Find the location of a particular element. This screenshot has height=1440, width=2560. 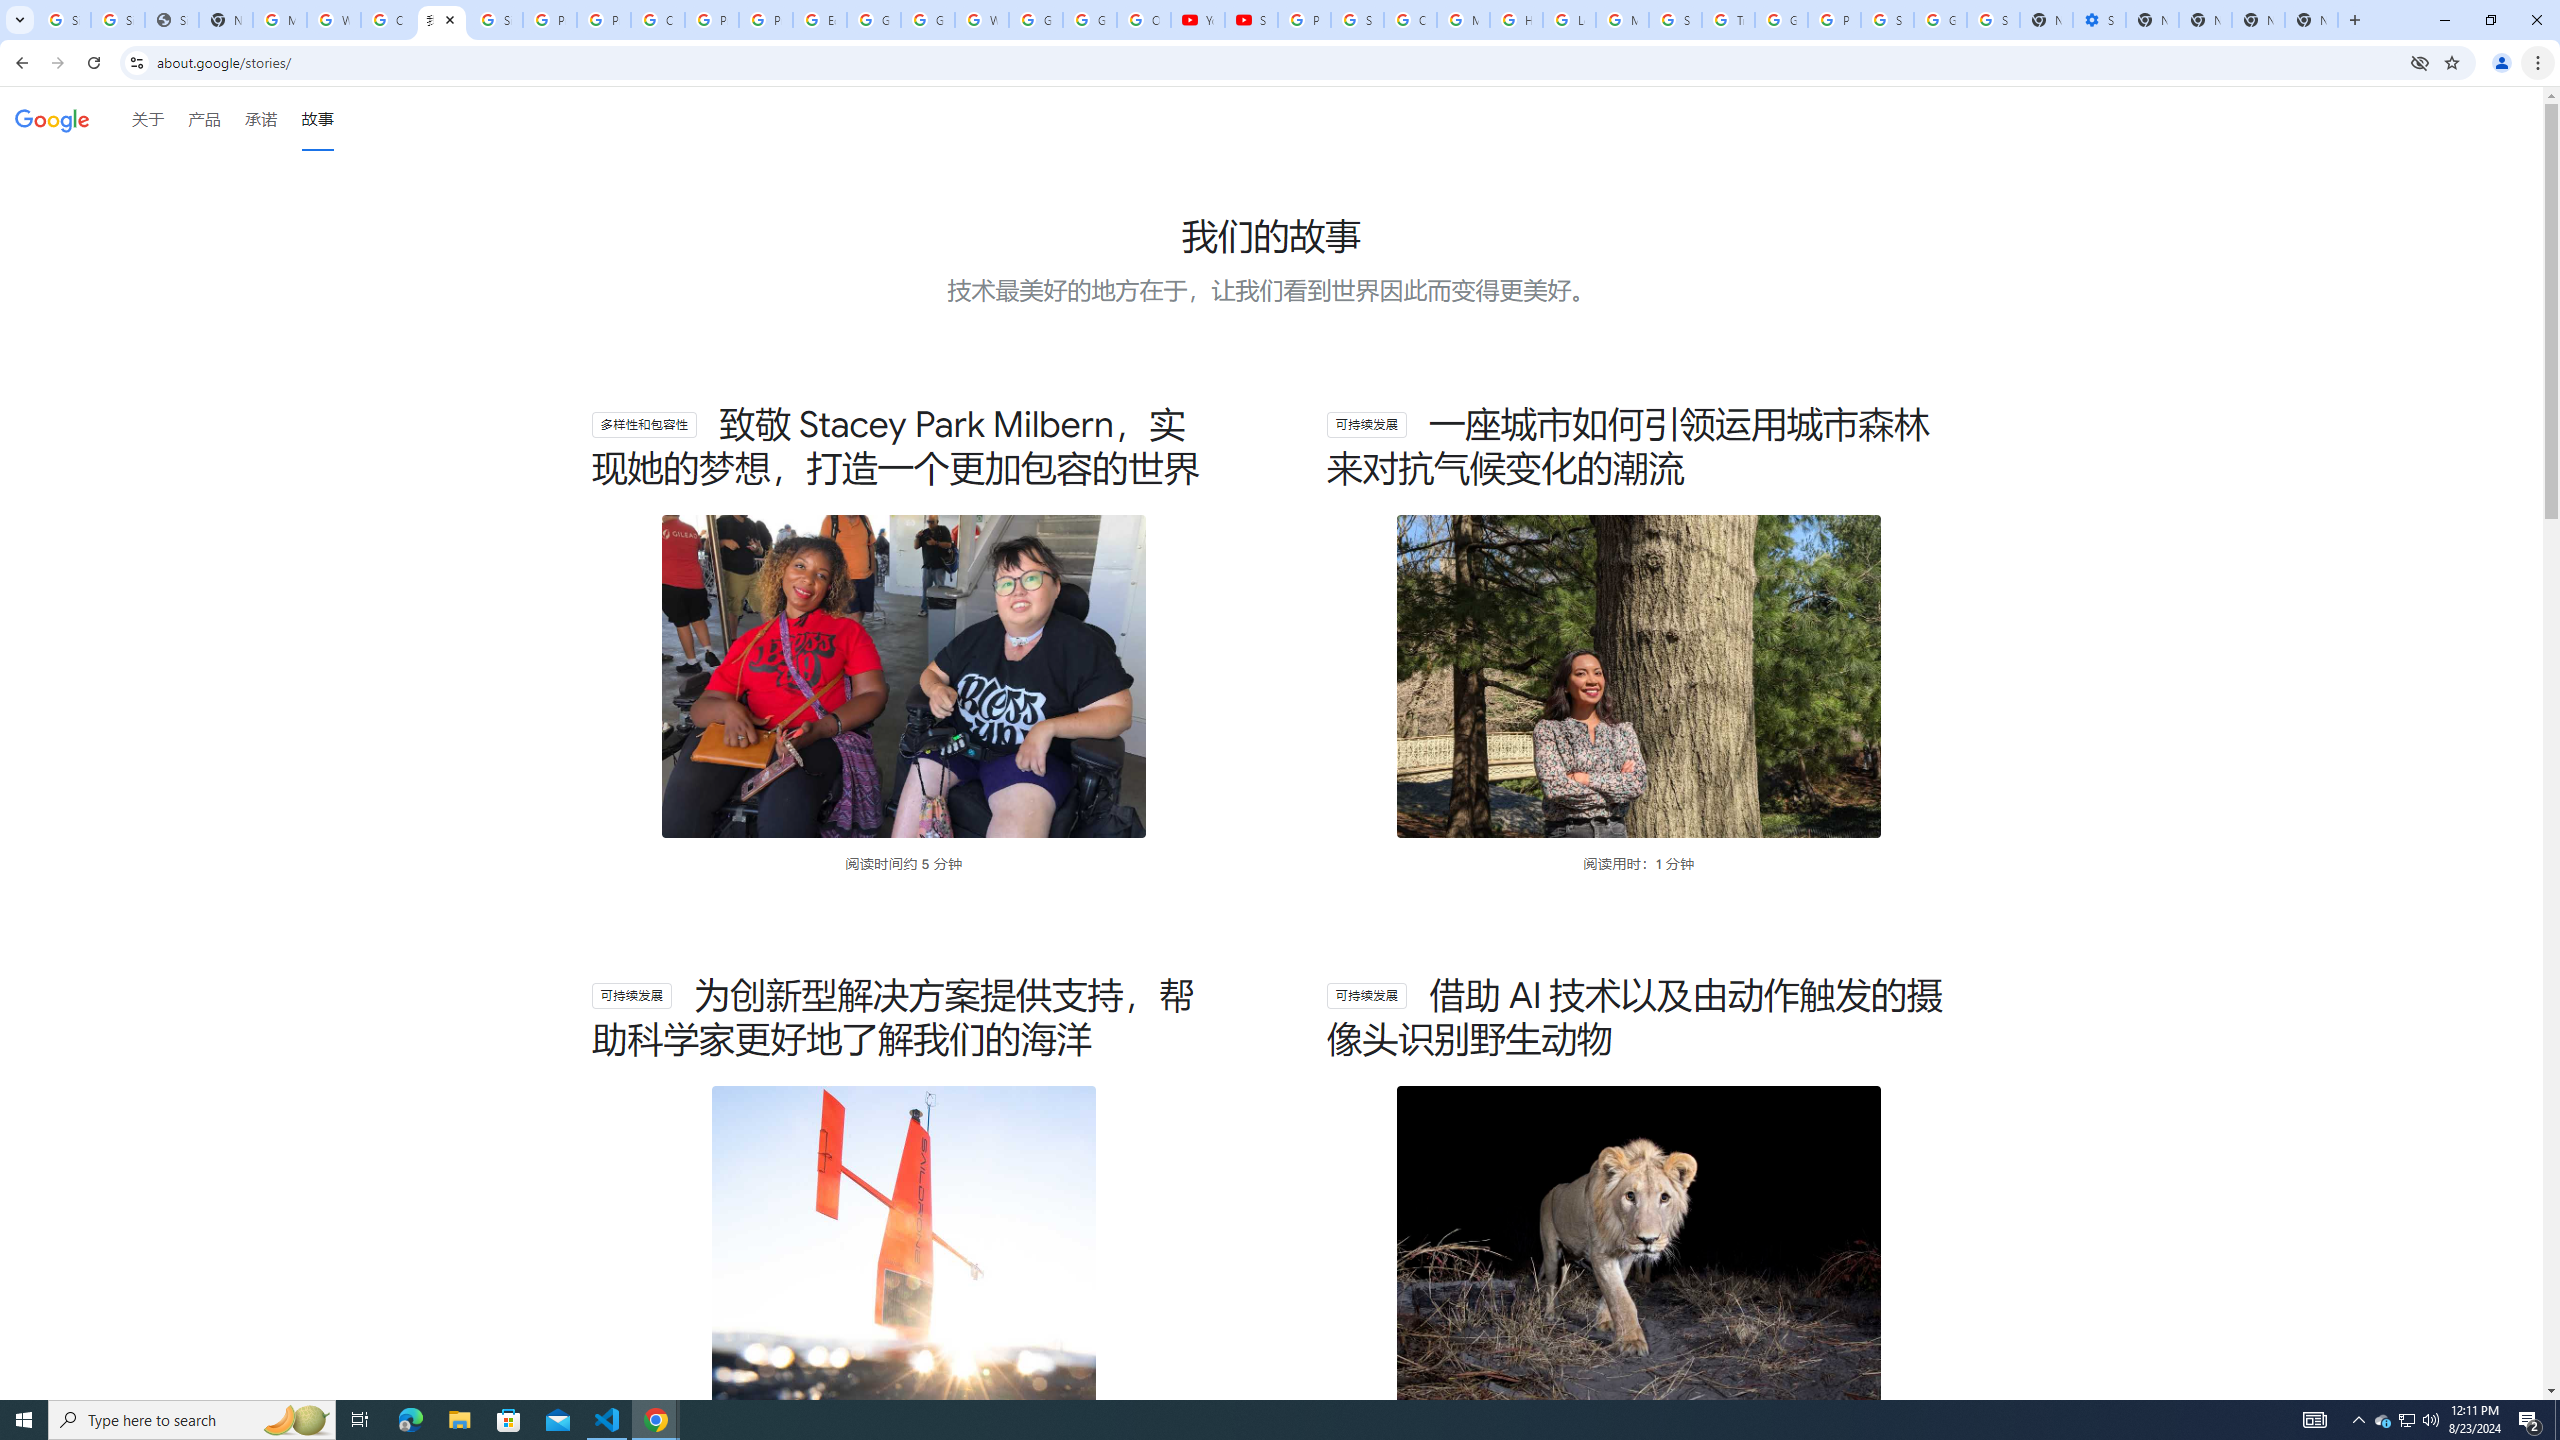

'Subscriptions - YouTube' is located at coordinates (1251, 19).